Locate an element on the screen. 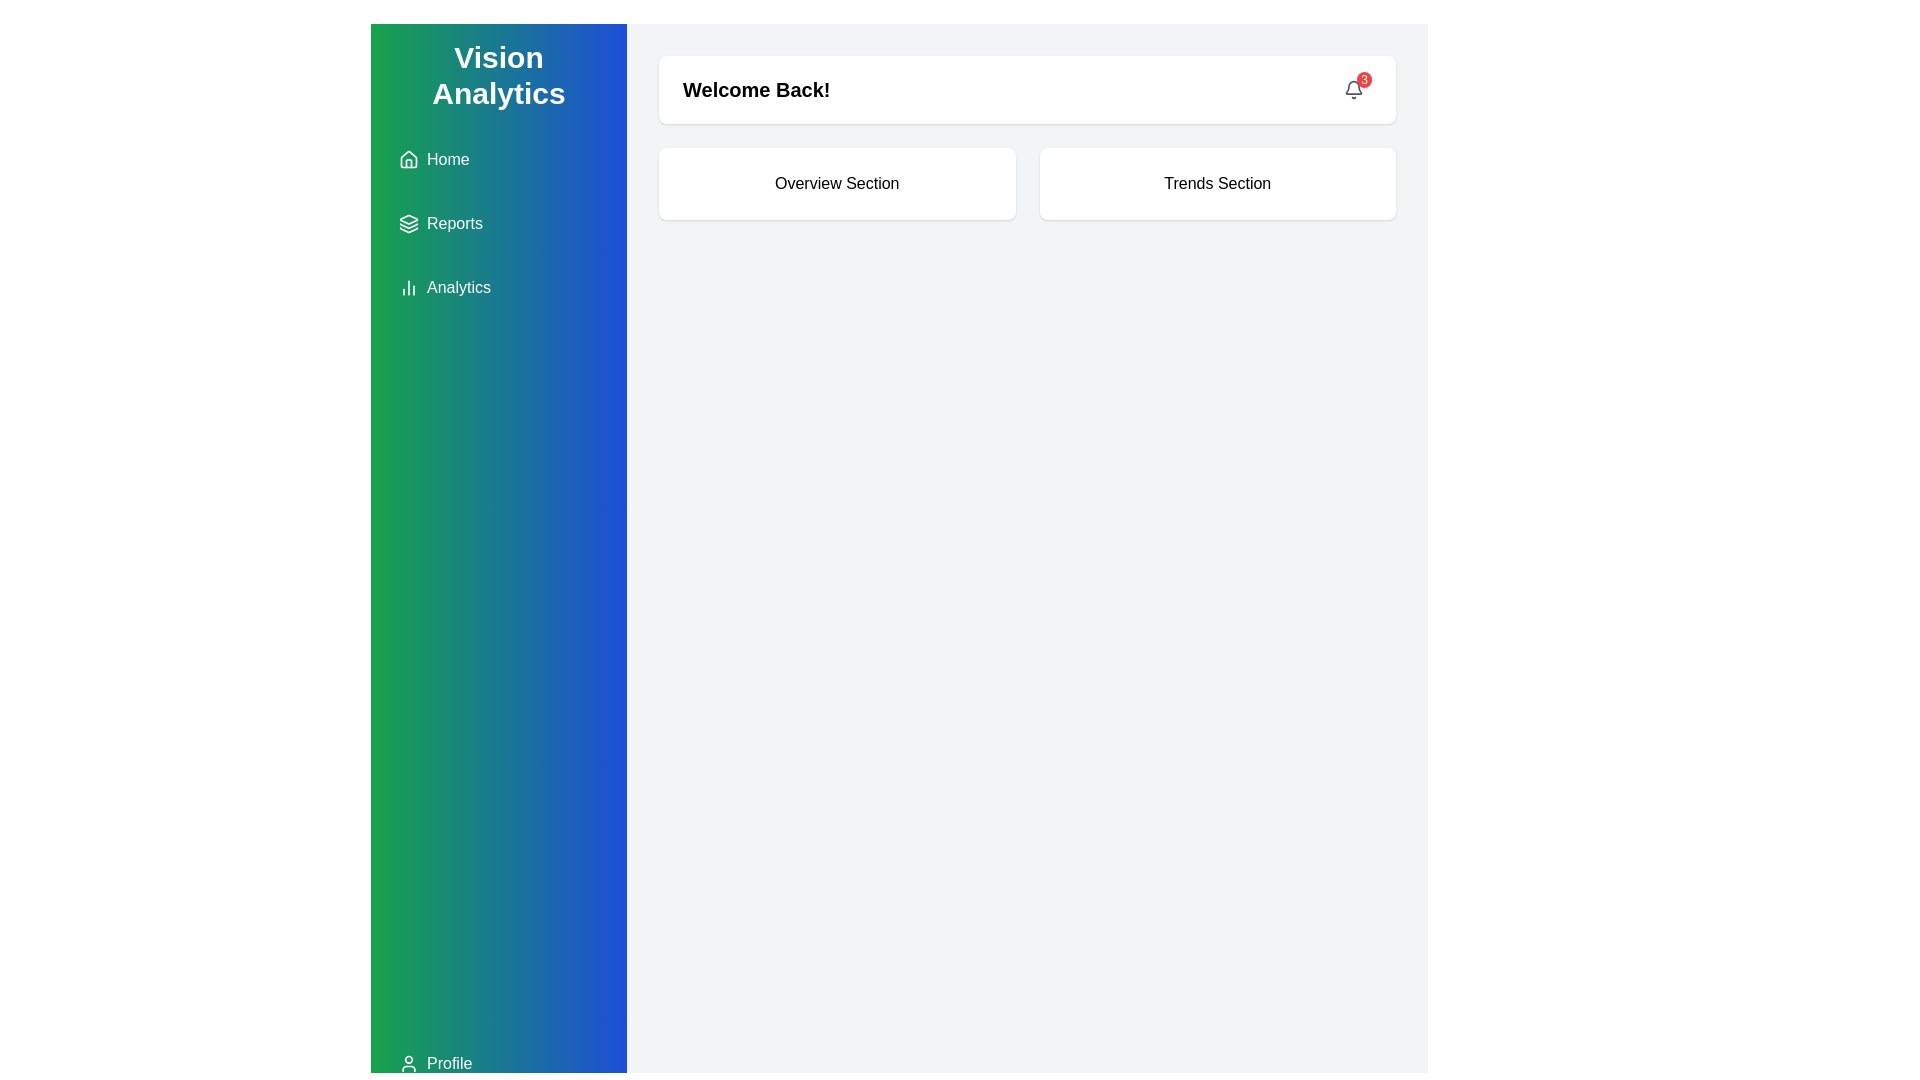 This screenshot has width=1920, height=1080. the Reports button located in the vertical navigation menu on the left sidebar is located at coordinates (499, 223).